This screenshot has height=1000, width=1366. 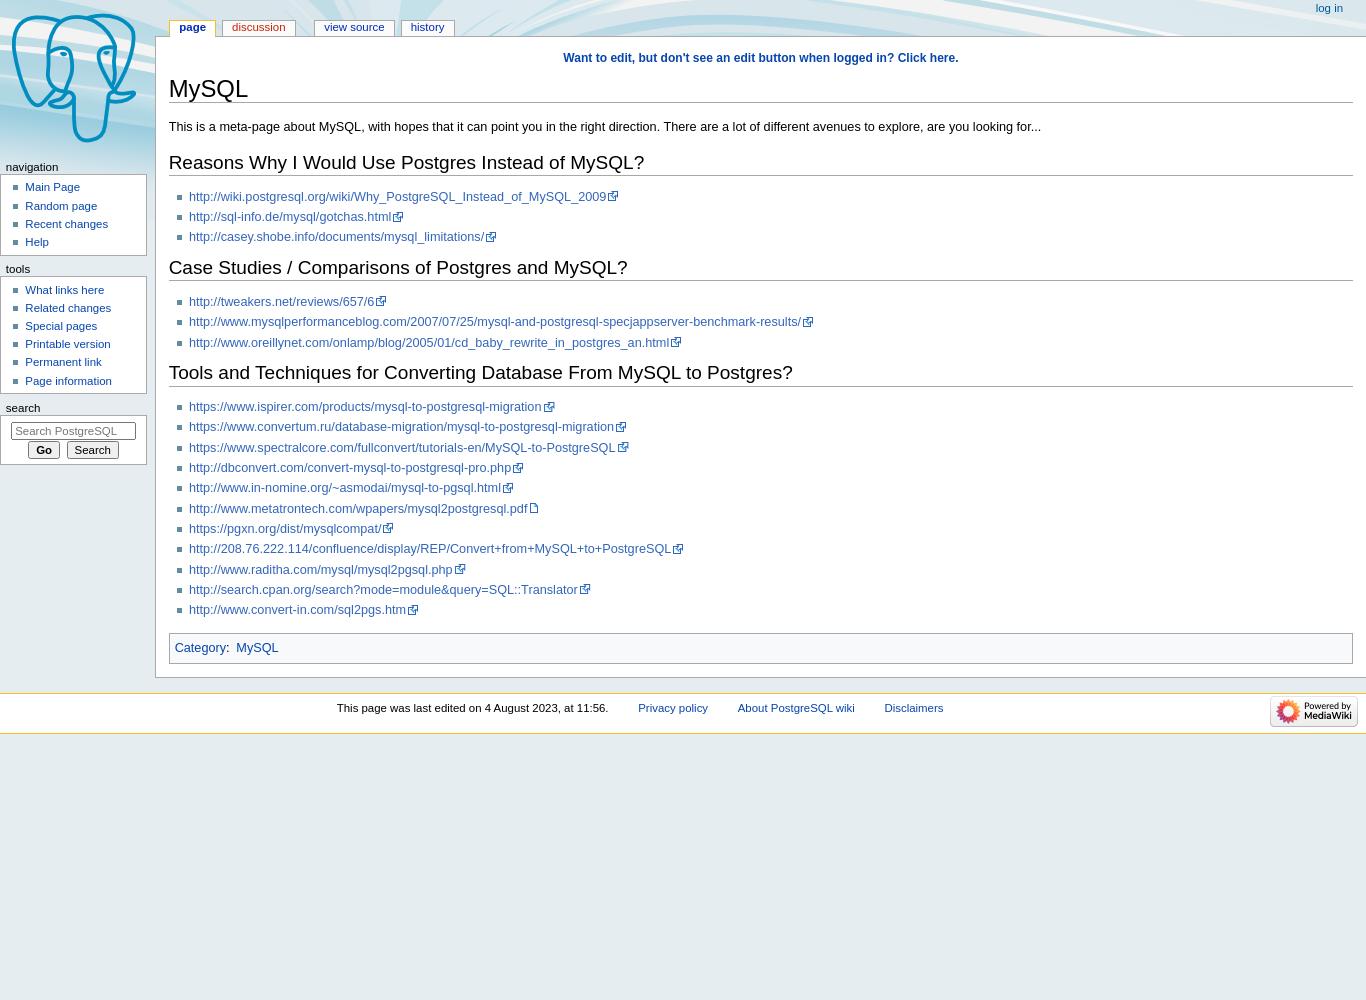 I want to click on 'Category', so click(x=198, y=647).